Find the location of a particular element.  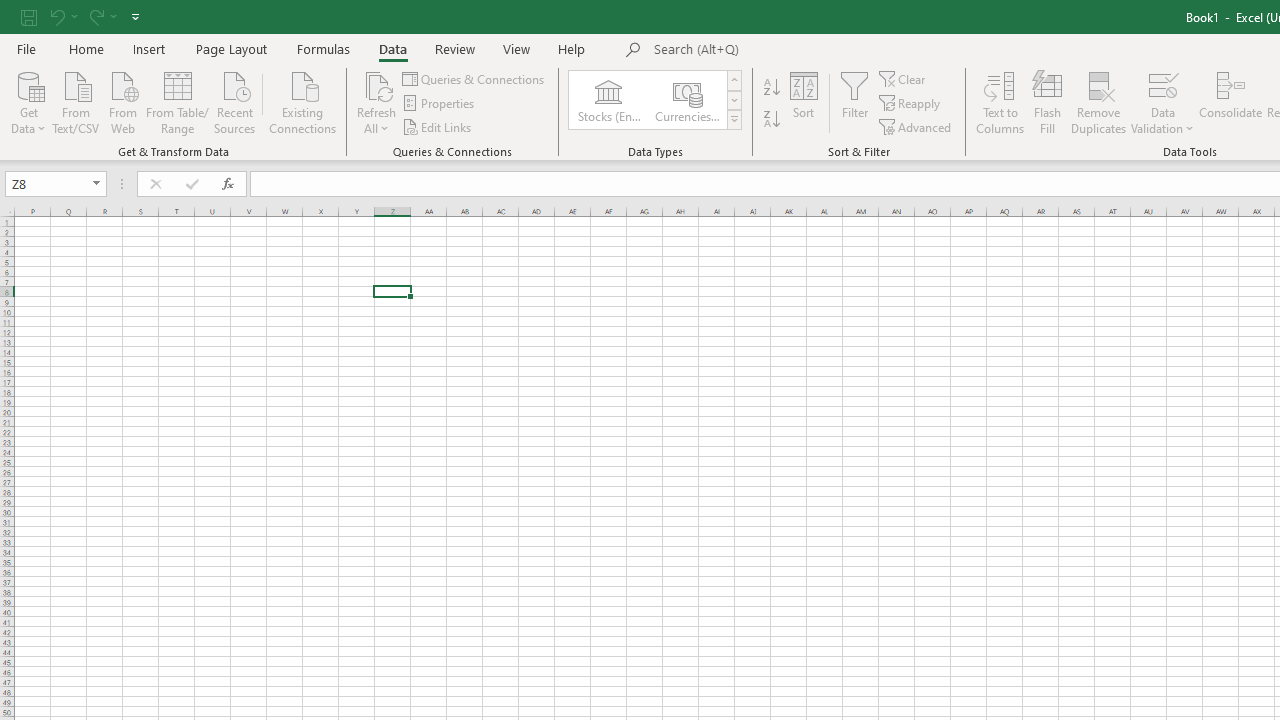

'Edit Links' is located at coordinates (437, 127).